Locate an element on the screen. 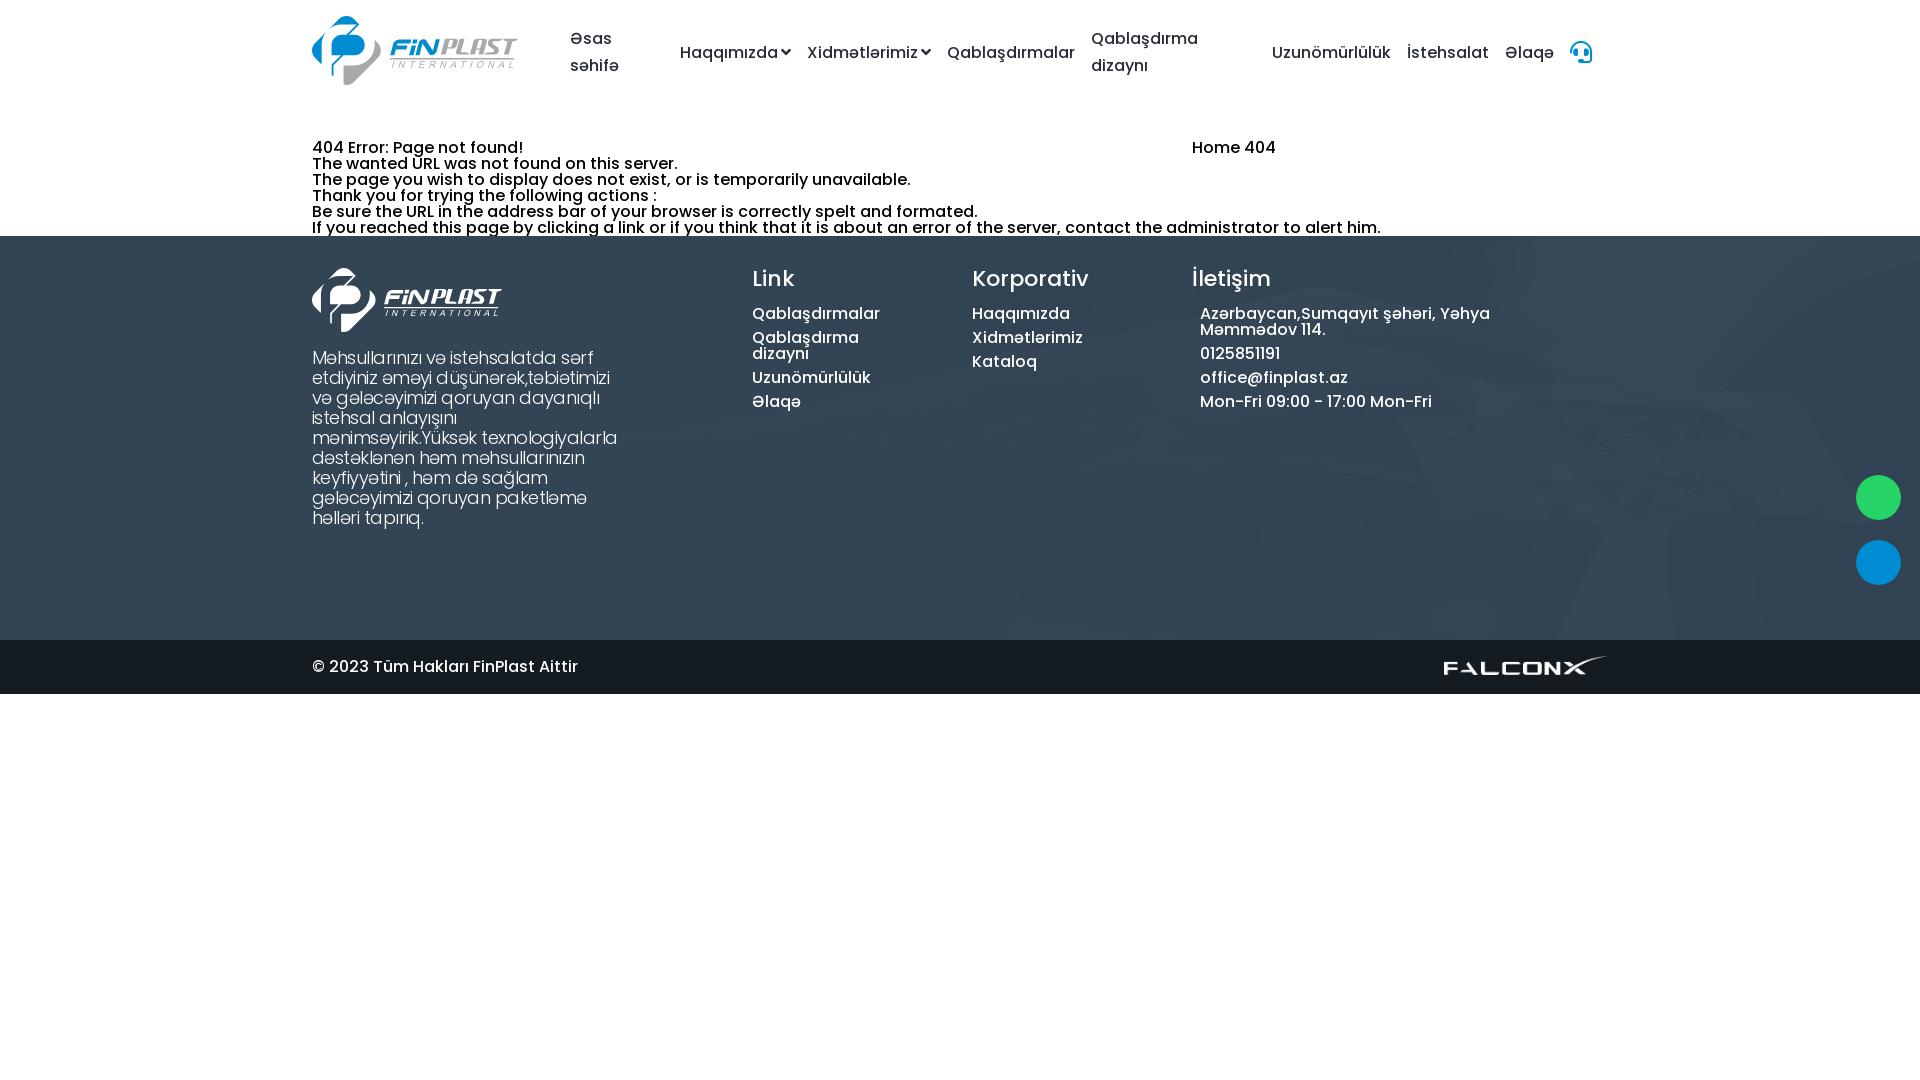 This screenshot has height=1080, width=1920. 'Home' is located at coordinates (1214, 146).